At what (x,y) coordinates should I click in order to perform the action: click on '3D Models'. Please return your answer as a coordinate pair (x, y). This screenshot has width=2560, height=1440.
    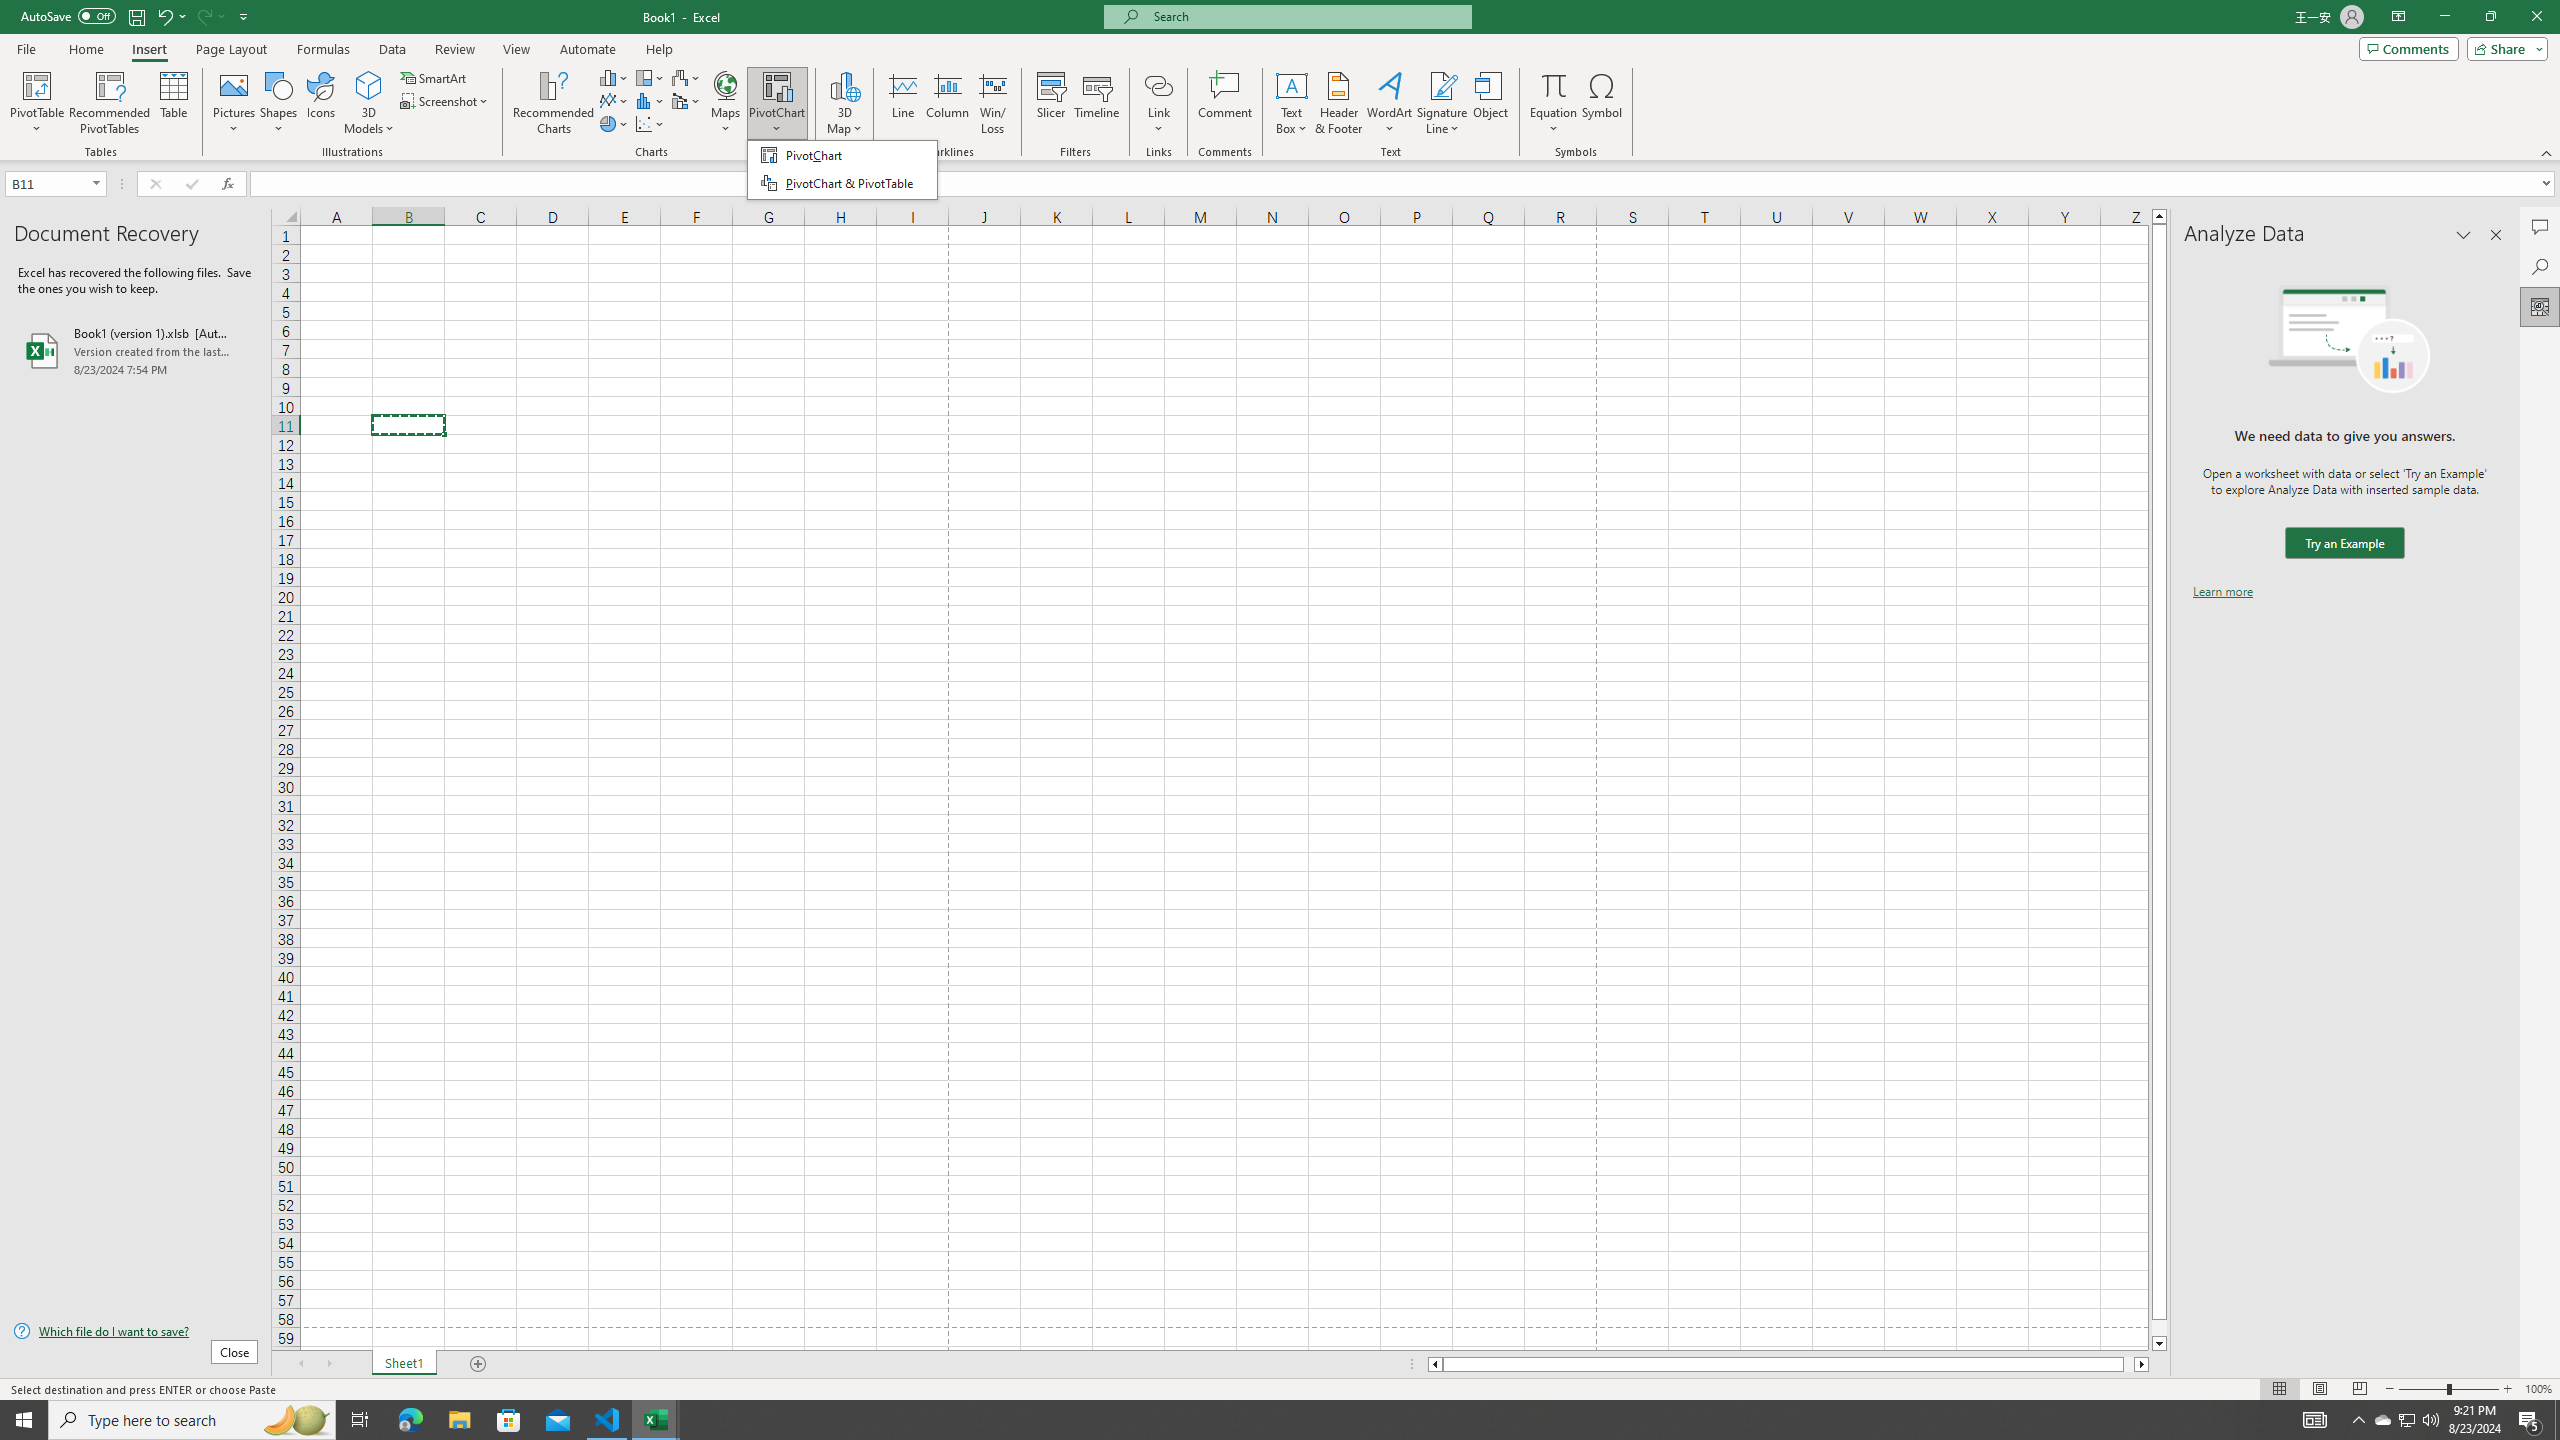
    Looking at the image, I should click on (368, 103).